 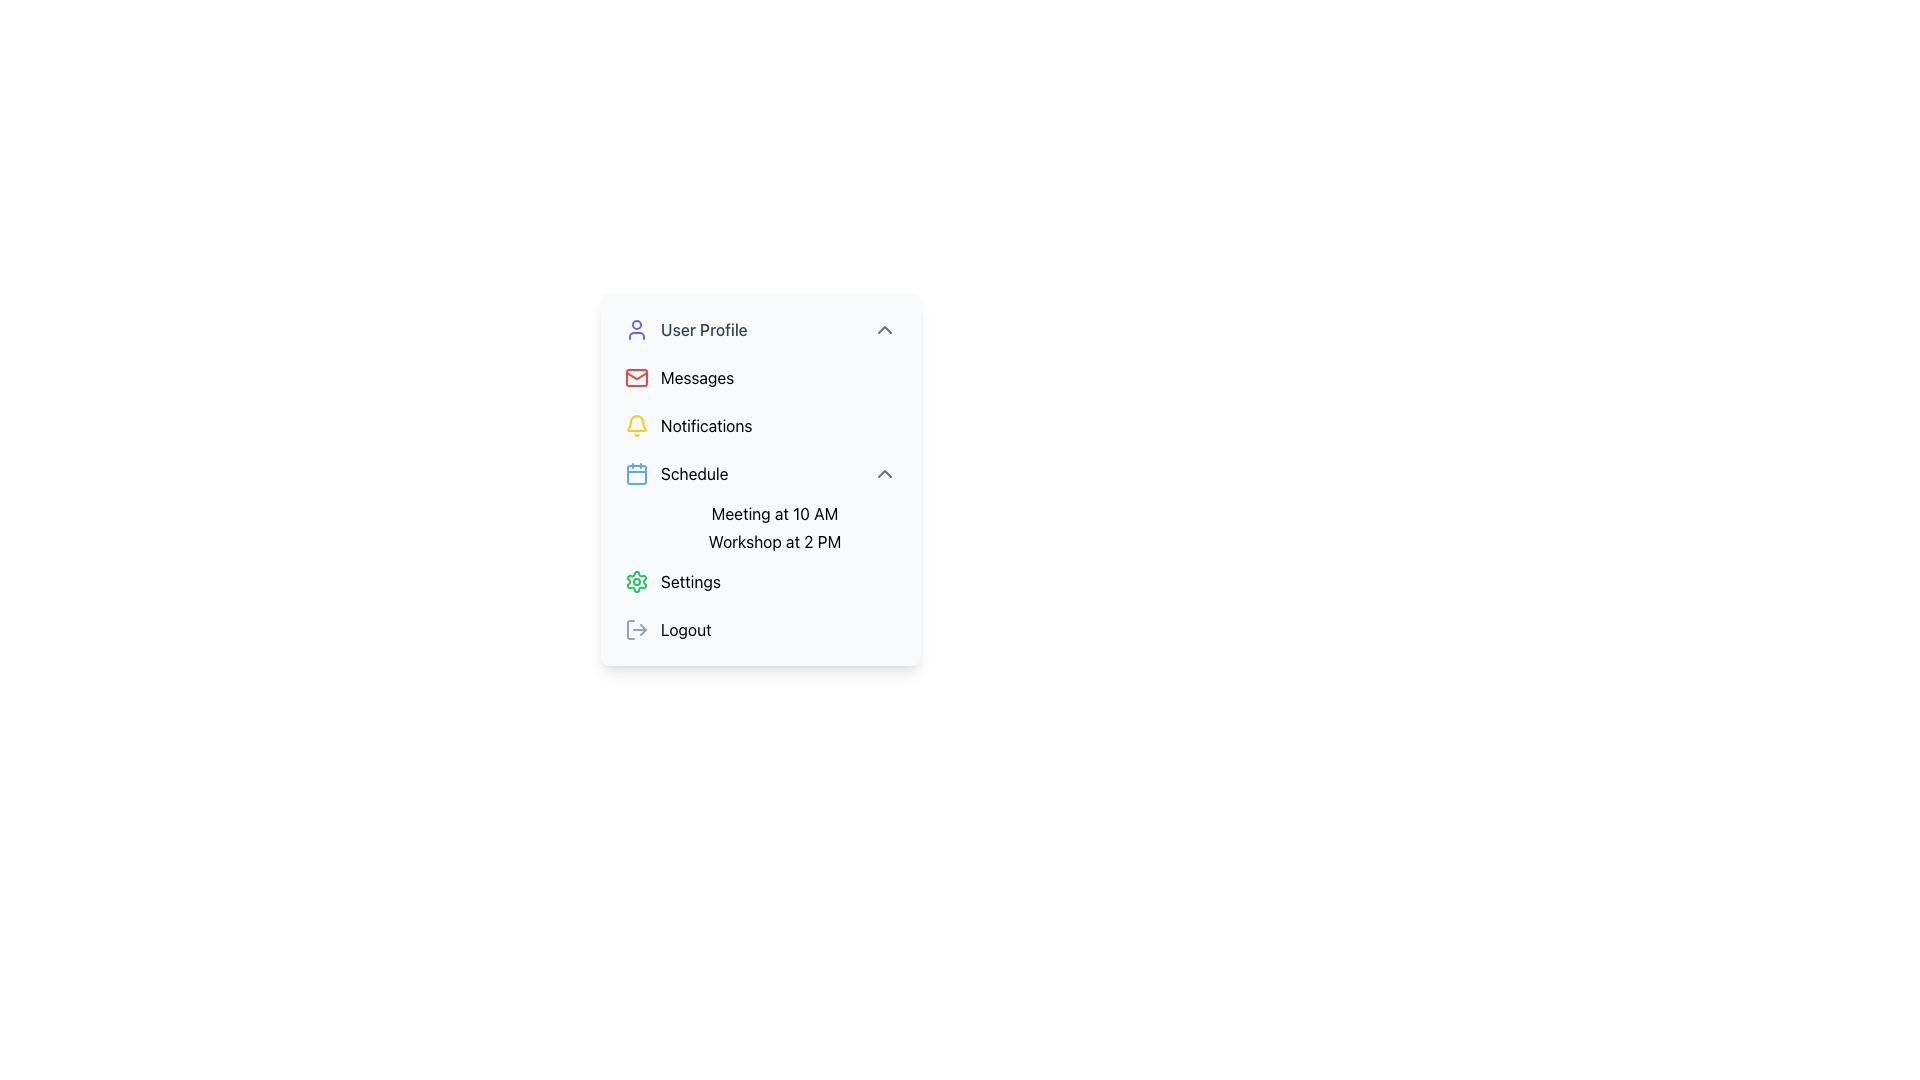 I want to click on the 'Logout' text label in the vertical navigation menu, so click(x=686, y=628).